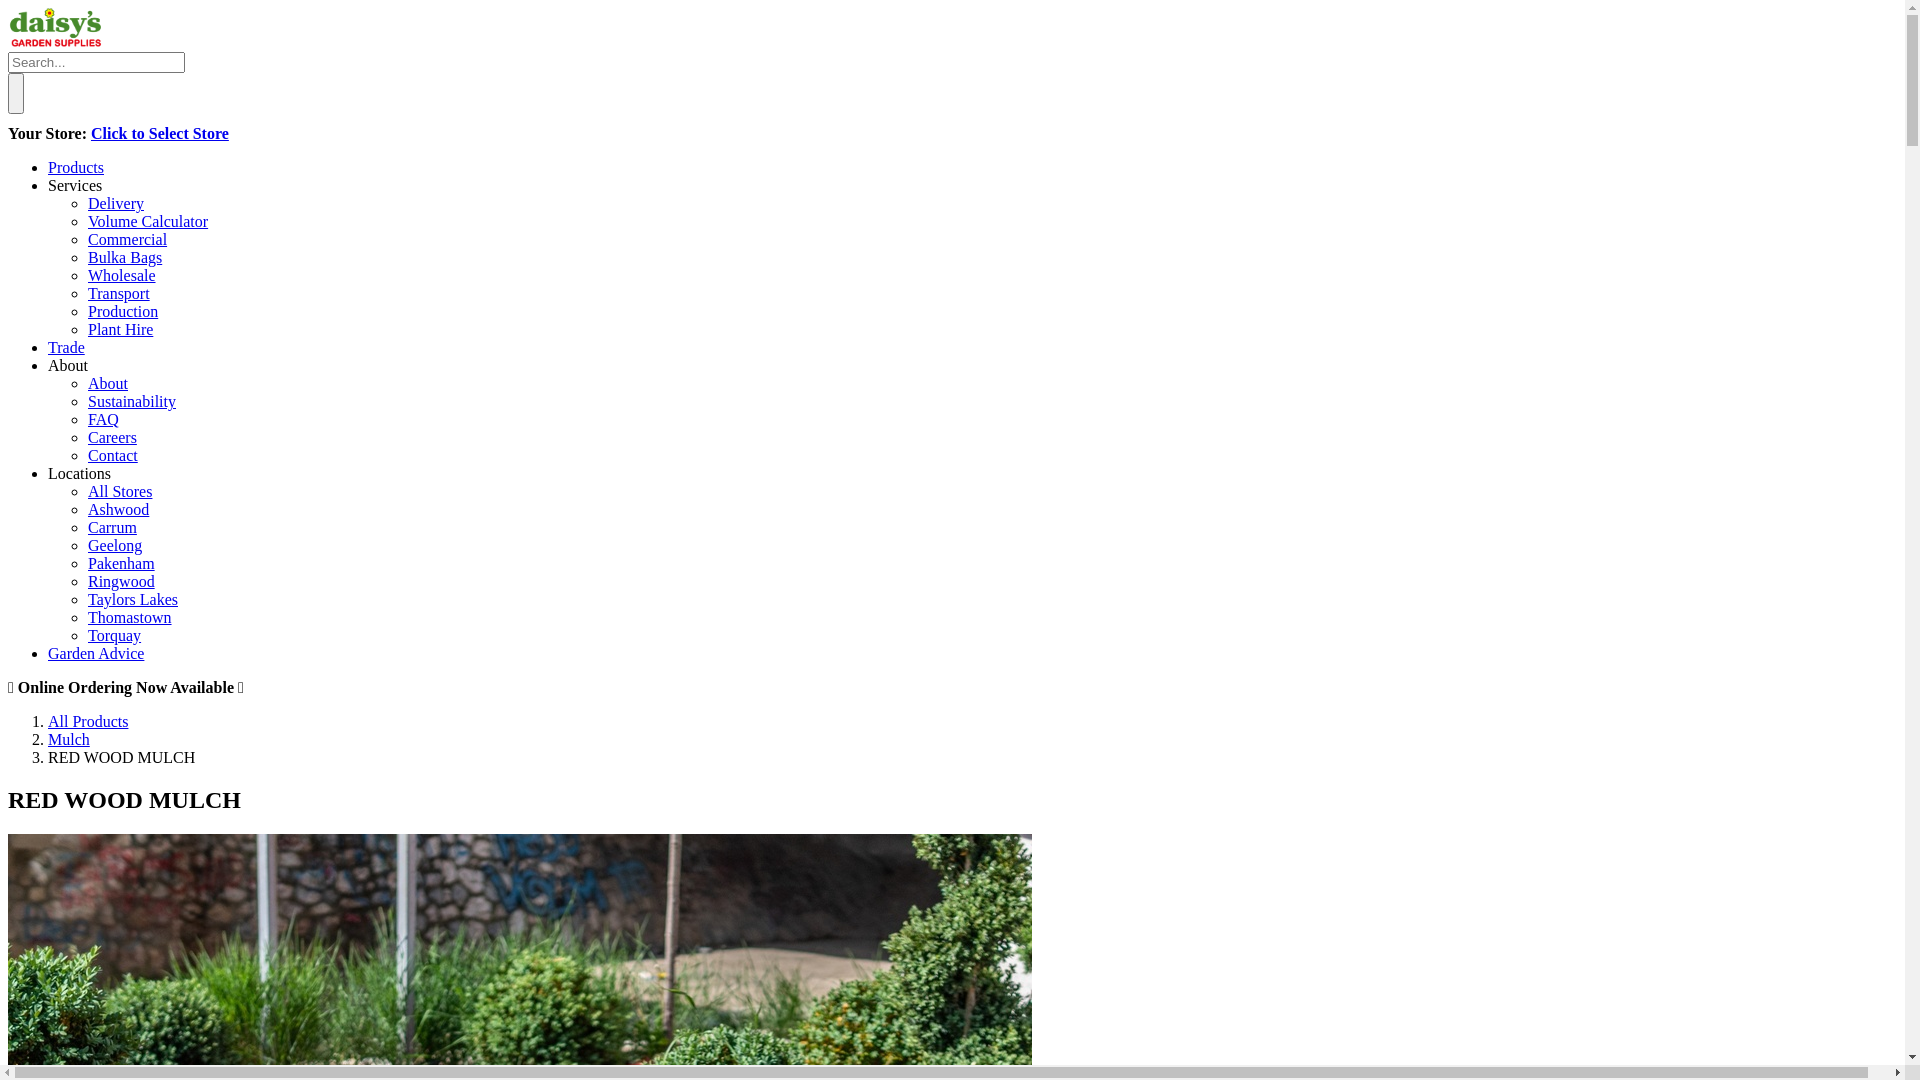 The image size is (1920, 1080). What do you see at coordinates (68, 739) in the screenshot?
I see `'Mulch'` at bounding box center [68, 739].